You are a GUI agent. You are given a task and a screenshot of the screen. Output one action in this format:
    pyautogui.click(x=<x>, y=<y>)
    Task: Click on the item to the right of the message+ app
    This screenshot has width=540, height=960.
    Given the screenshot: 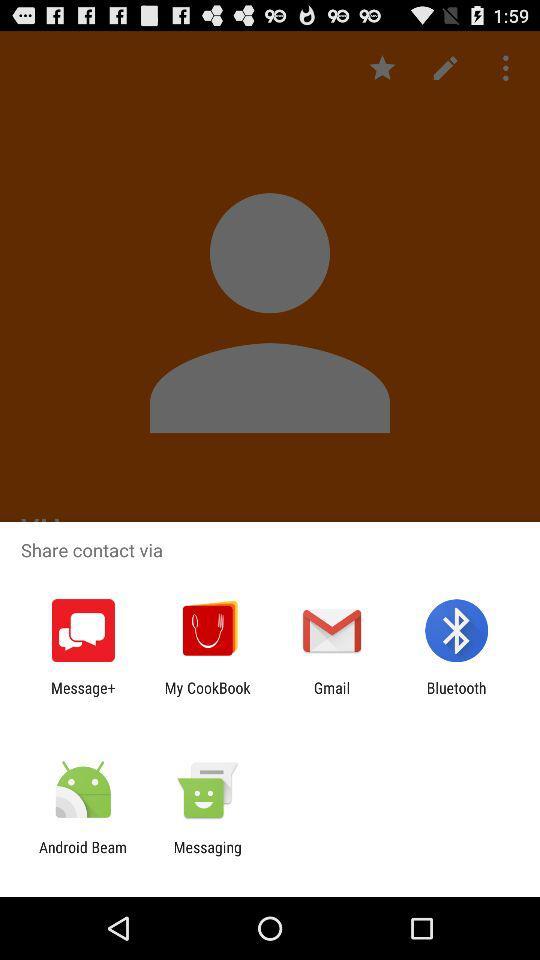 What is the action you would take?
    pyautogui.click(x=206, y=696)
    